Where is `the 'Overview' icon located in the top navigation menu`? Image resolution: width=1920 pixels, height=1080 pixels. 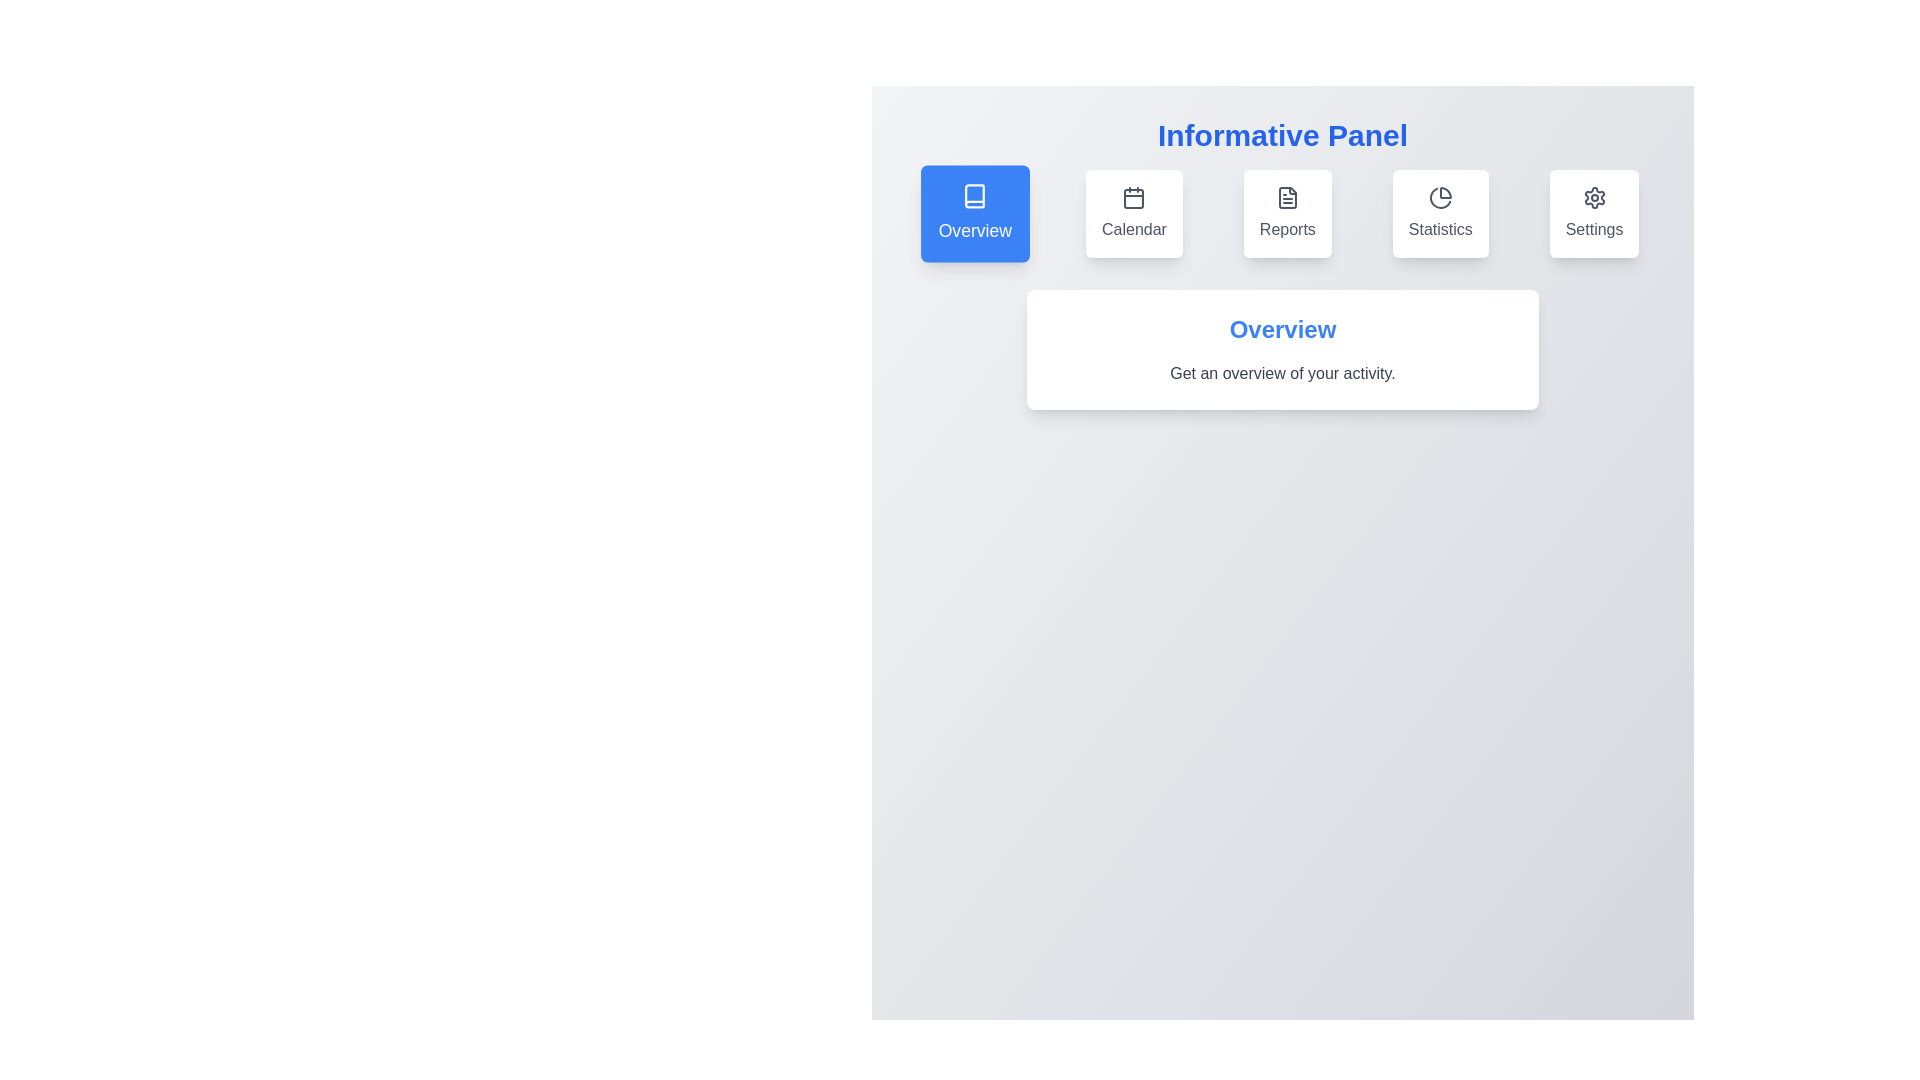 the 'Overview' icon located in the top navigation menu is located at coordinates (975, 196).